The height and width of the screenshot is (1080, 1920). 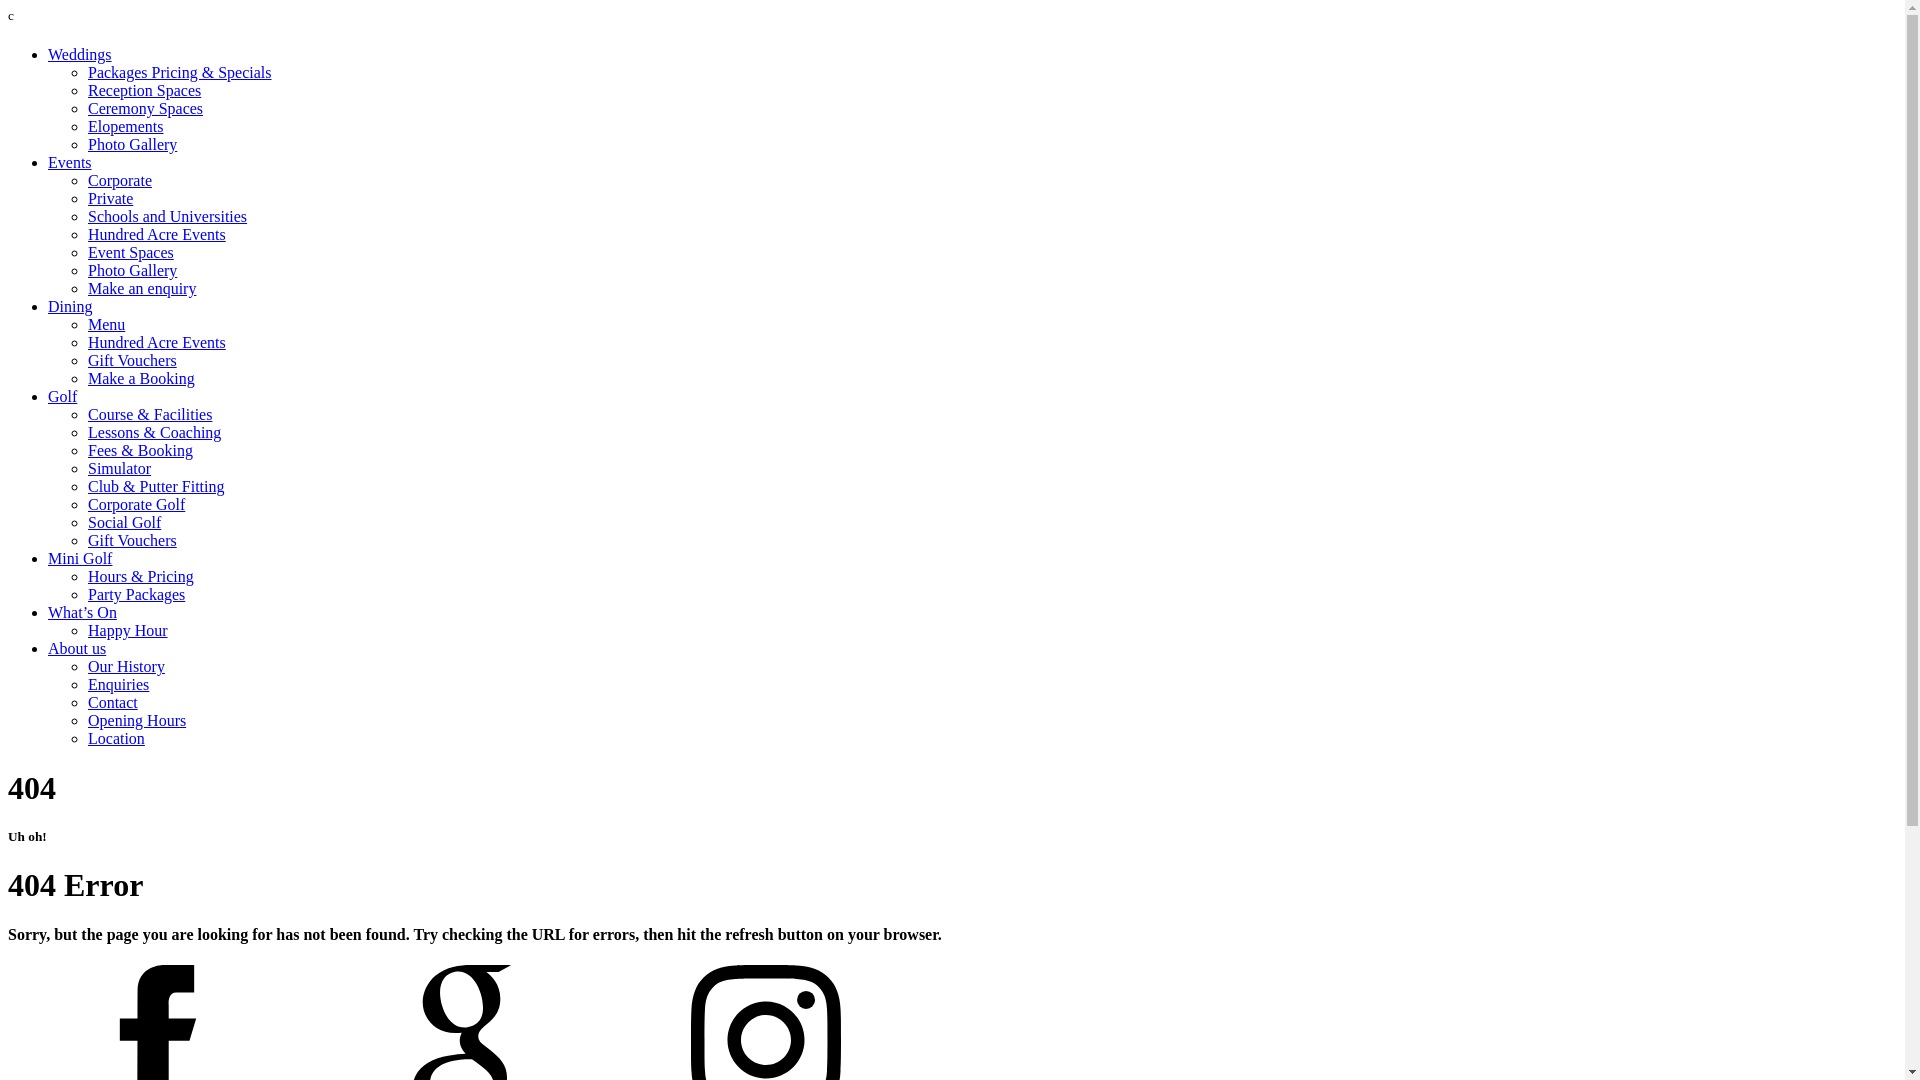 I want to click on 'Simulator', so click(x=118, y=468).